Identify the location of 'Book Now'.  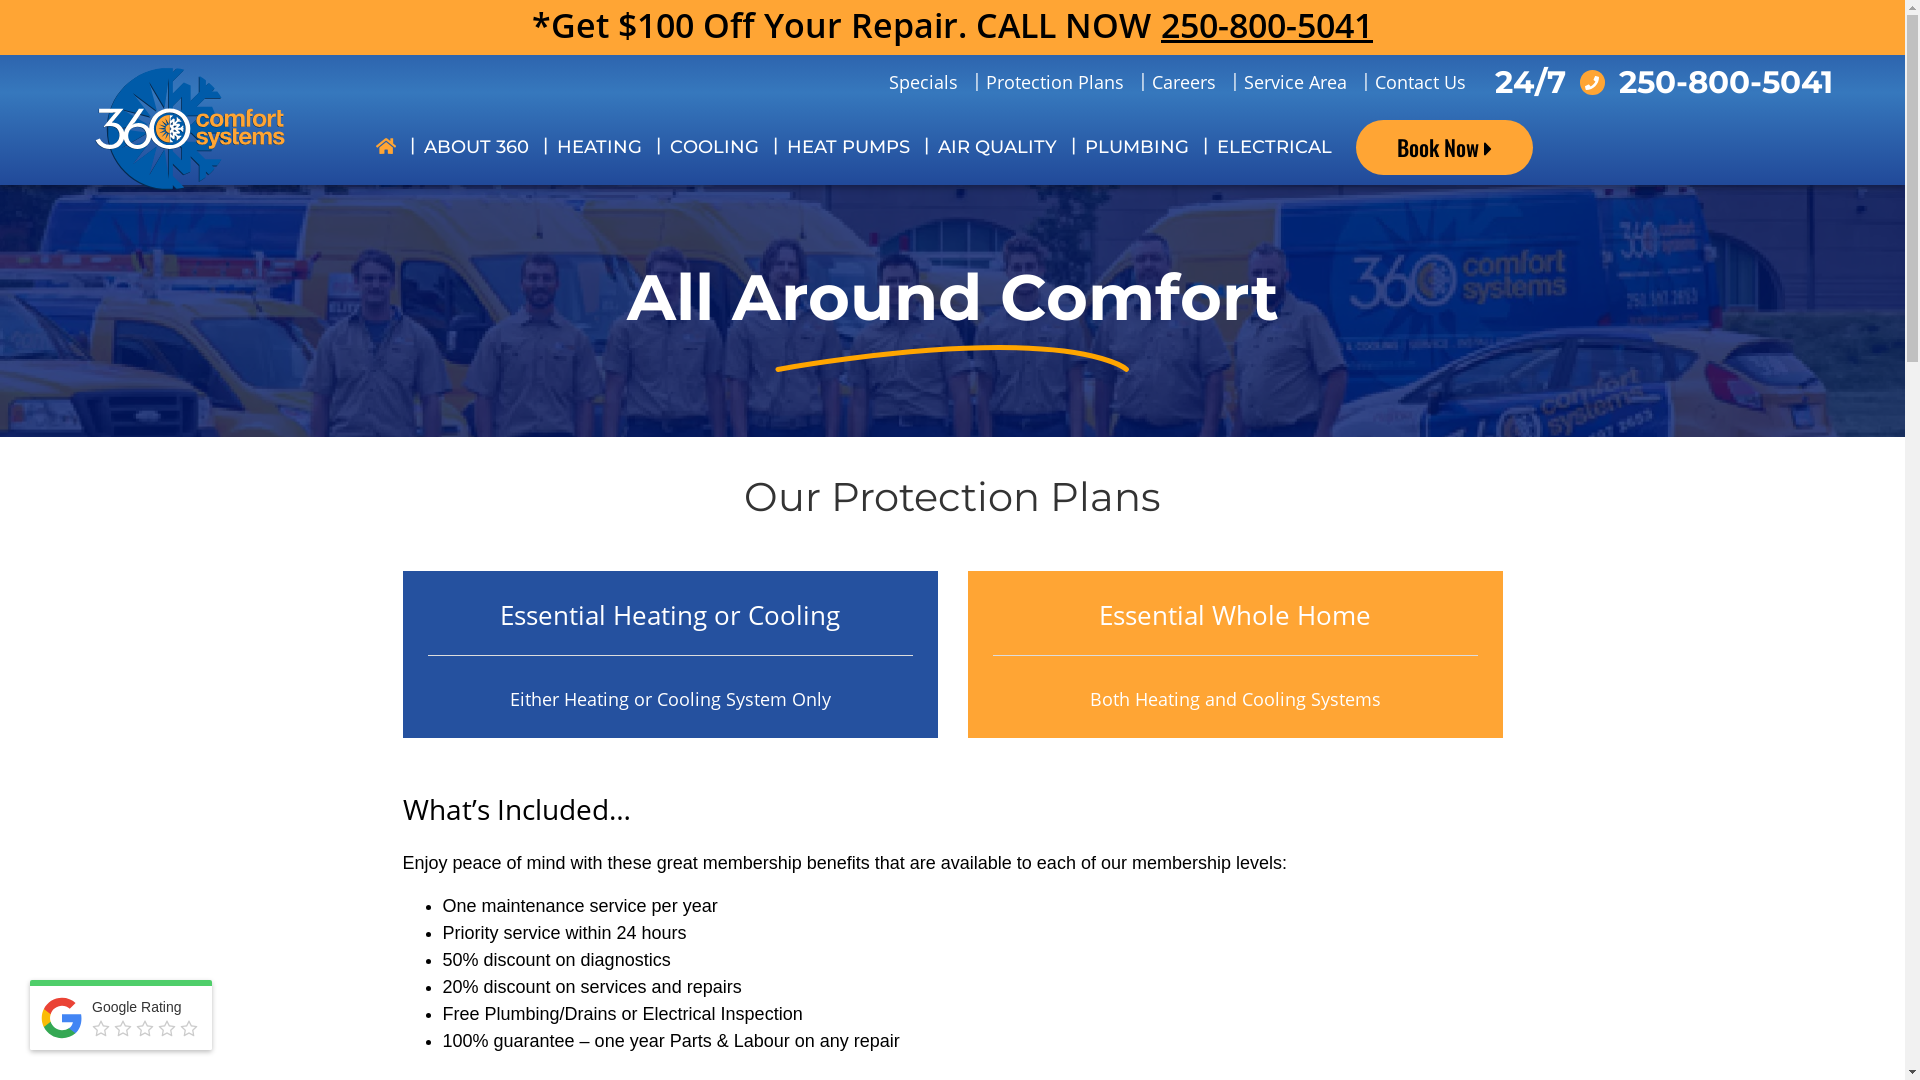
(1444, 146).